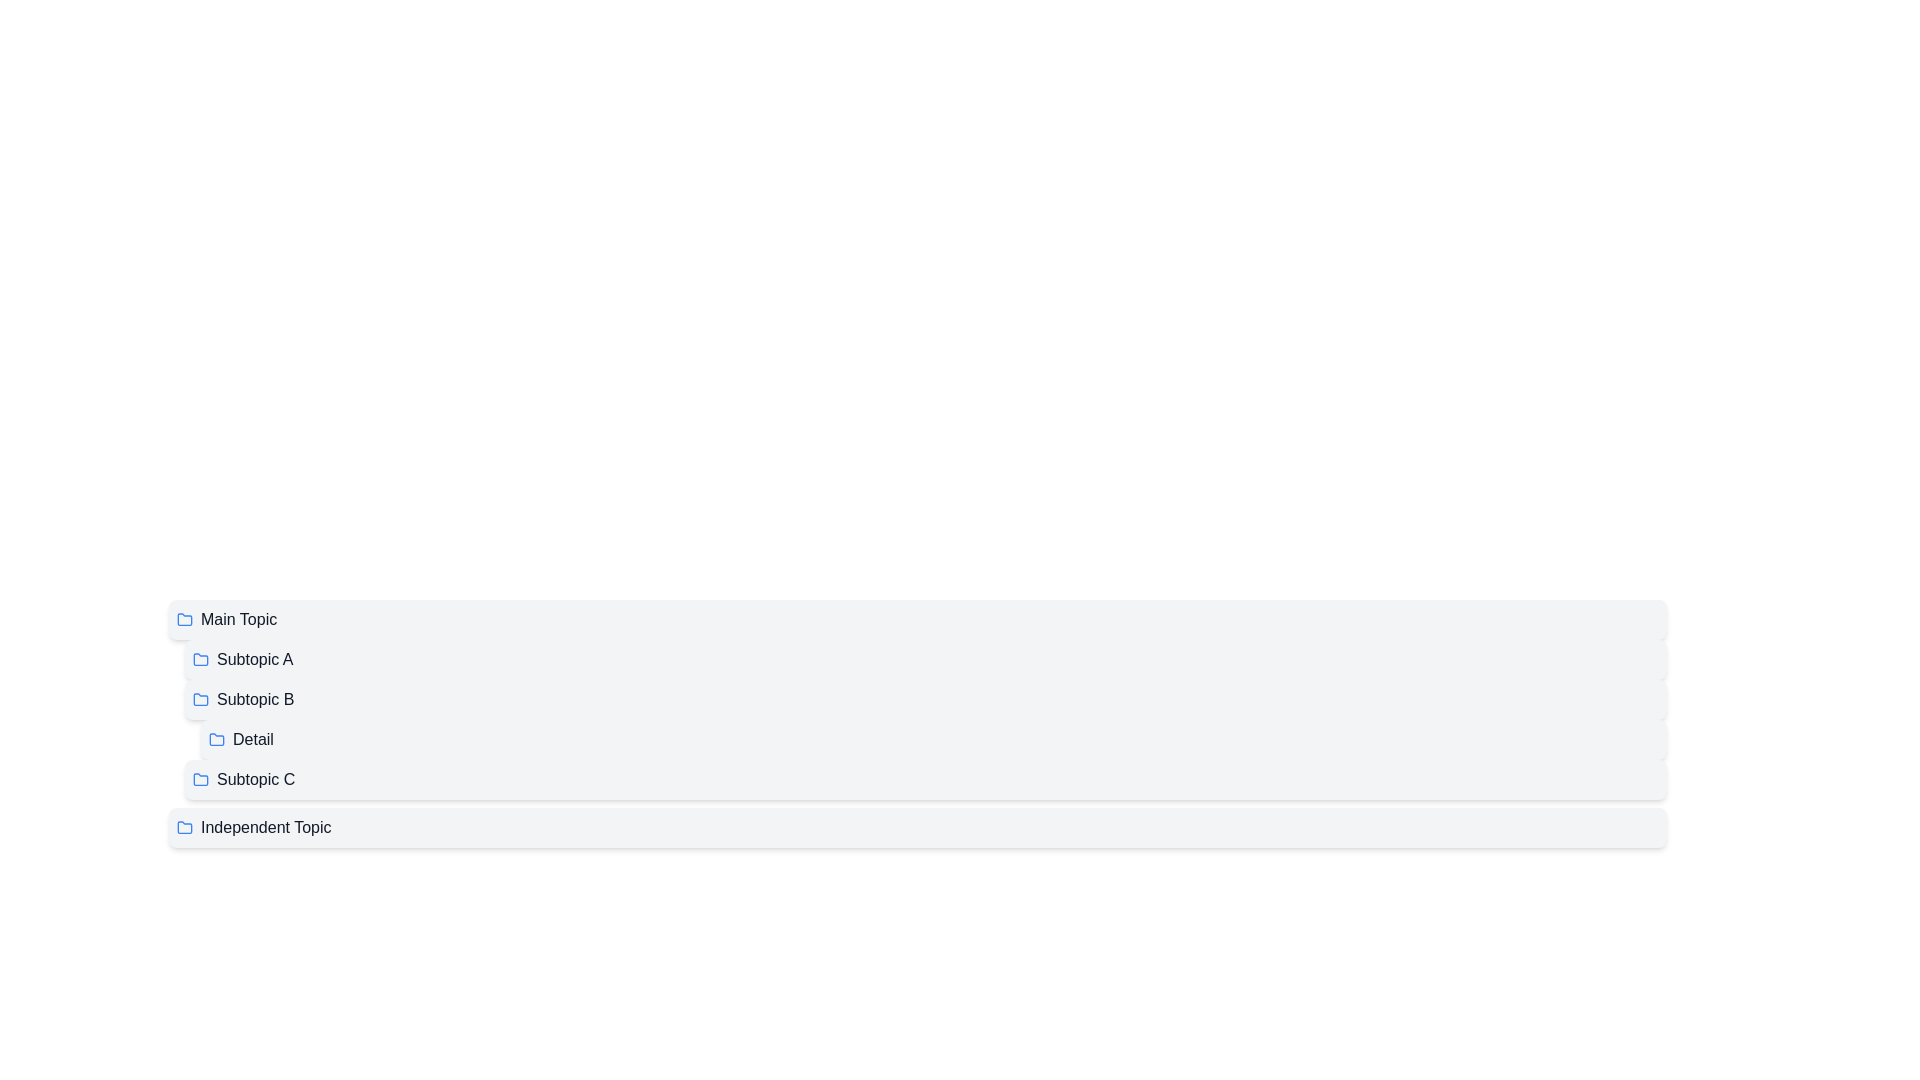 Image resolution: width=1920 pixels, height=1080 pixels. What do you see at coordinates (185, 619) in the screenshot?
I see `the folder icon with a blue outline located at the start of the horizontal bar next to the text label 'Main Topic'` at bounding box center [185, 619].